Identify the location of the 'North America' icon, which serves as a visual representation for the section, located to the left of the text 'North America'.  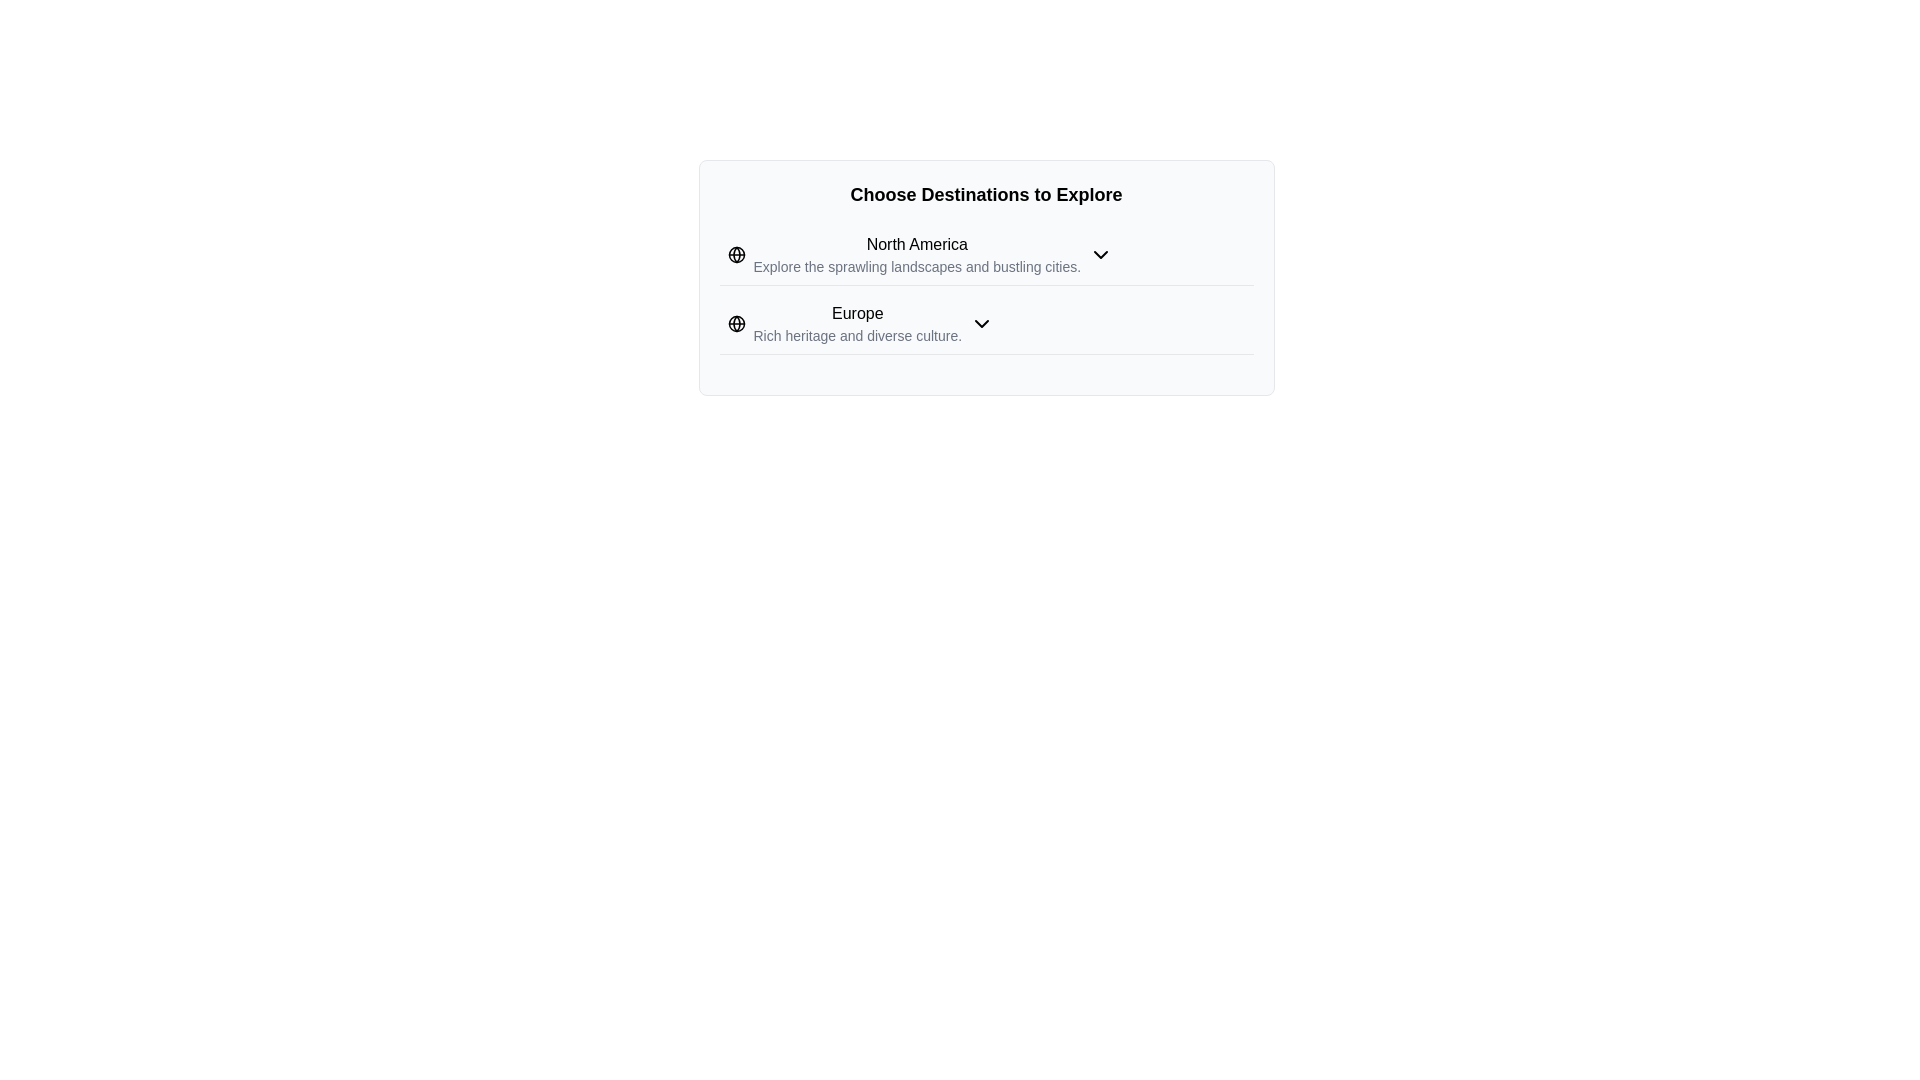
(735, 253).